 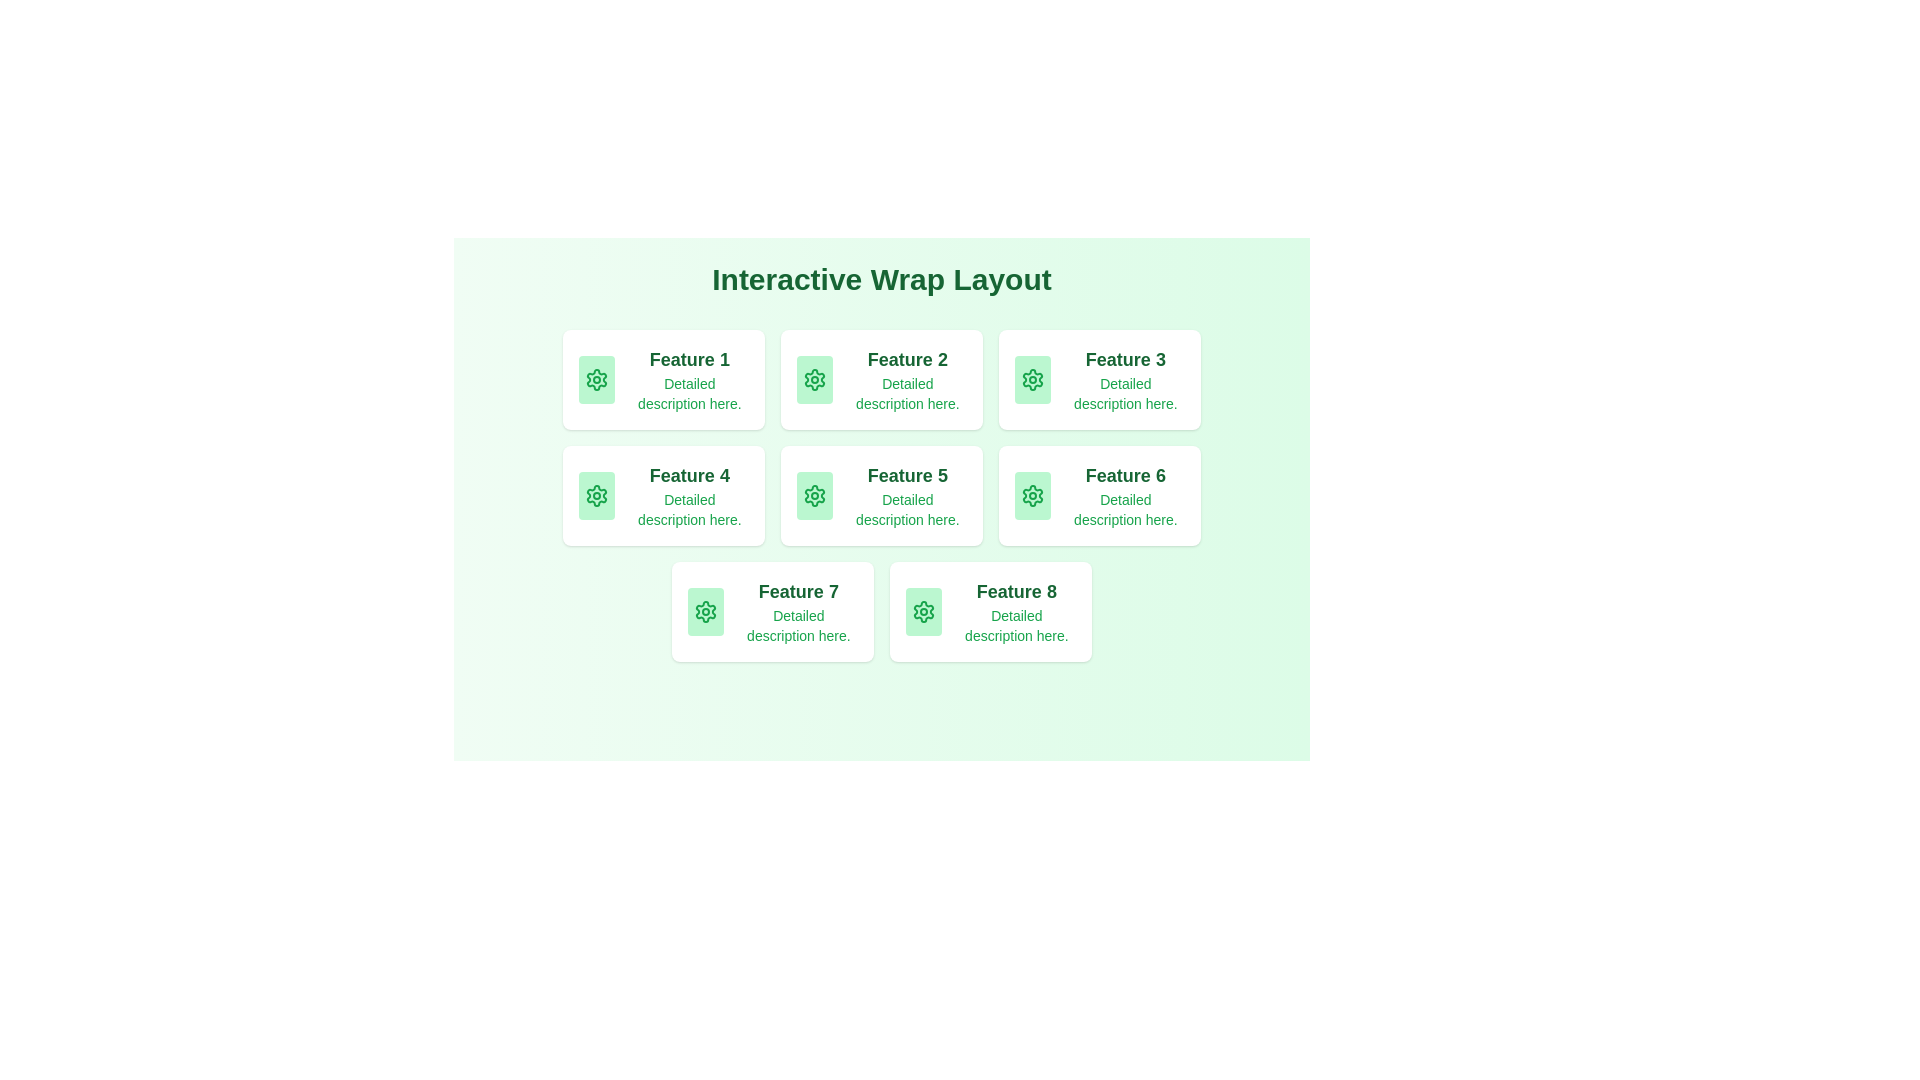 I want to click on the text label providing supplementary information for the 'Feature 7' title to check for hover effects, so click(x=797, y=624).